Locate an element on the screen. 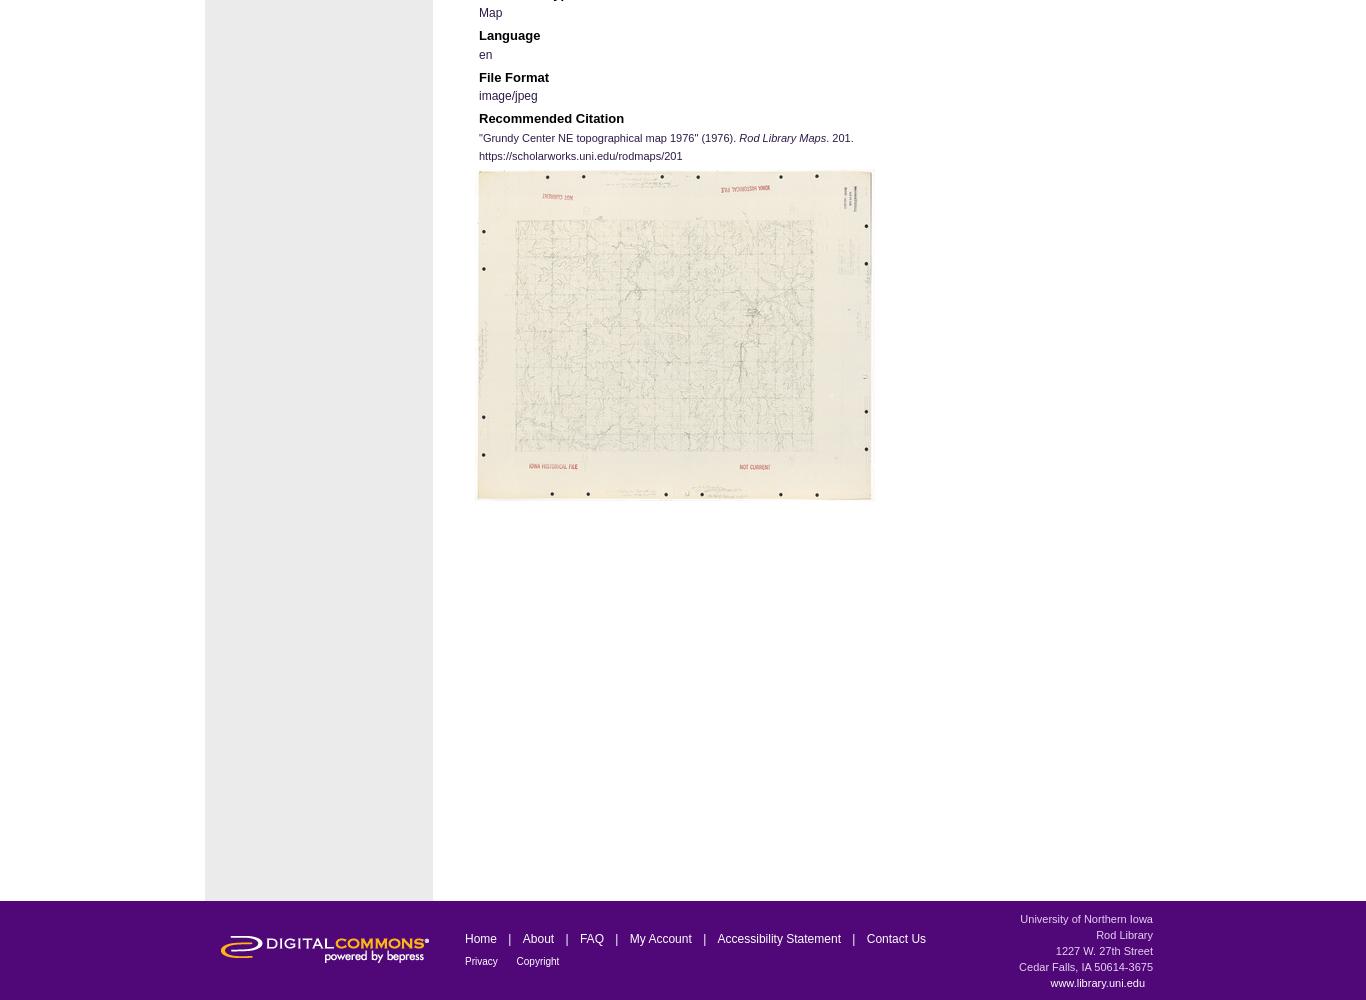 This screenshot has height=1000, width=1366. 'My Account' is located at coordinates (660, 938).